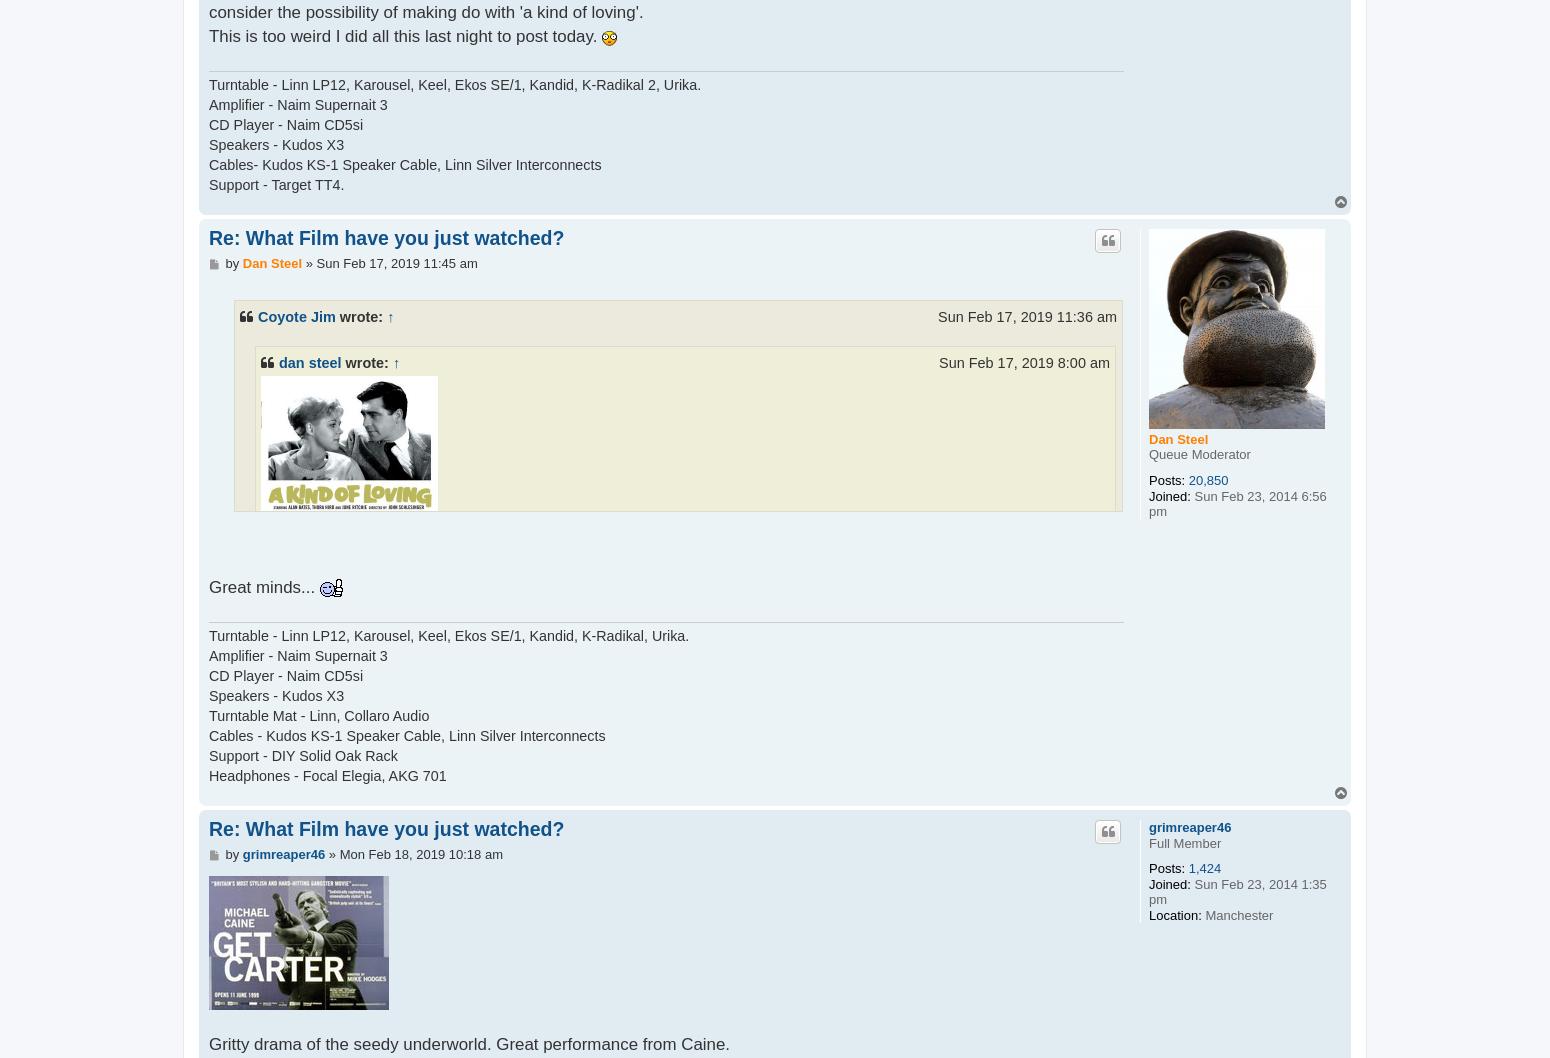 This screenshot has height=1058, width=1550. I want to click on 'image.jpeg Victor 'Vic' Brown (Bates) is a draughtsman in a Manchester factory who sleeps with a typist called Ingrid Rothwell (Ritchie) who also works there. She falls for him but he is less enamoured of her. When he learns he has made her pregnant Vic proposes marriage and the couple move in with Ingrid's protective, domineering mother, Mrs Rothwell (Thora Hird), who disapproves of the match. Ingrid has a miscarriage, Vic has regrets and comes home drunk. The couple then consider the possibility of making do with 'a kind of loving'.', so click(239, 918).